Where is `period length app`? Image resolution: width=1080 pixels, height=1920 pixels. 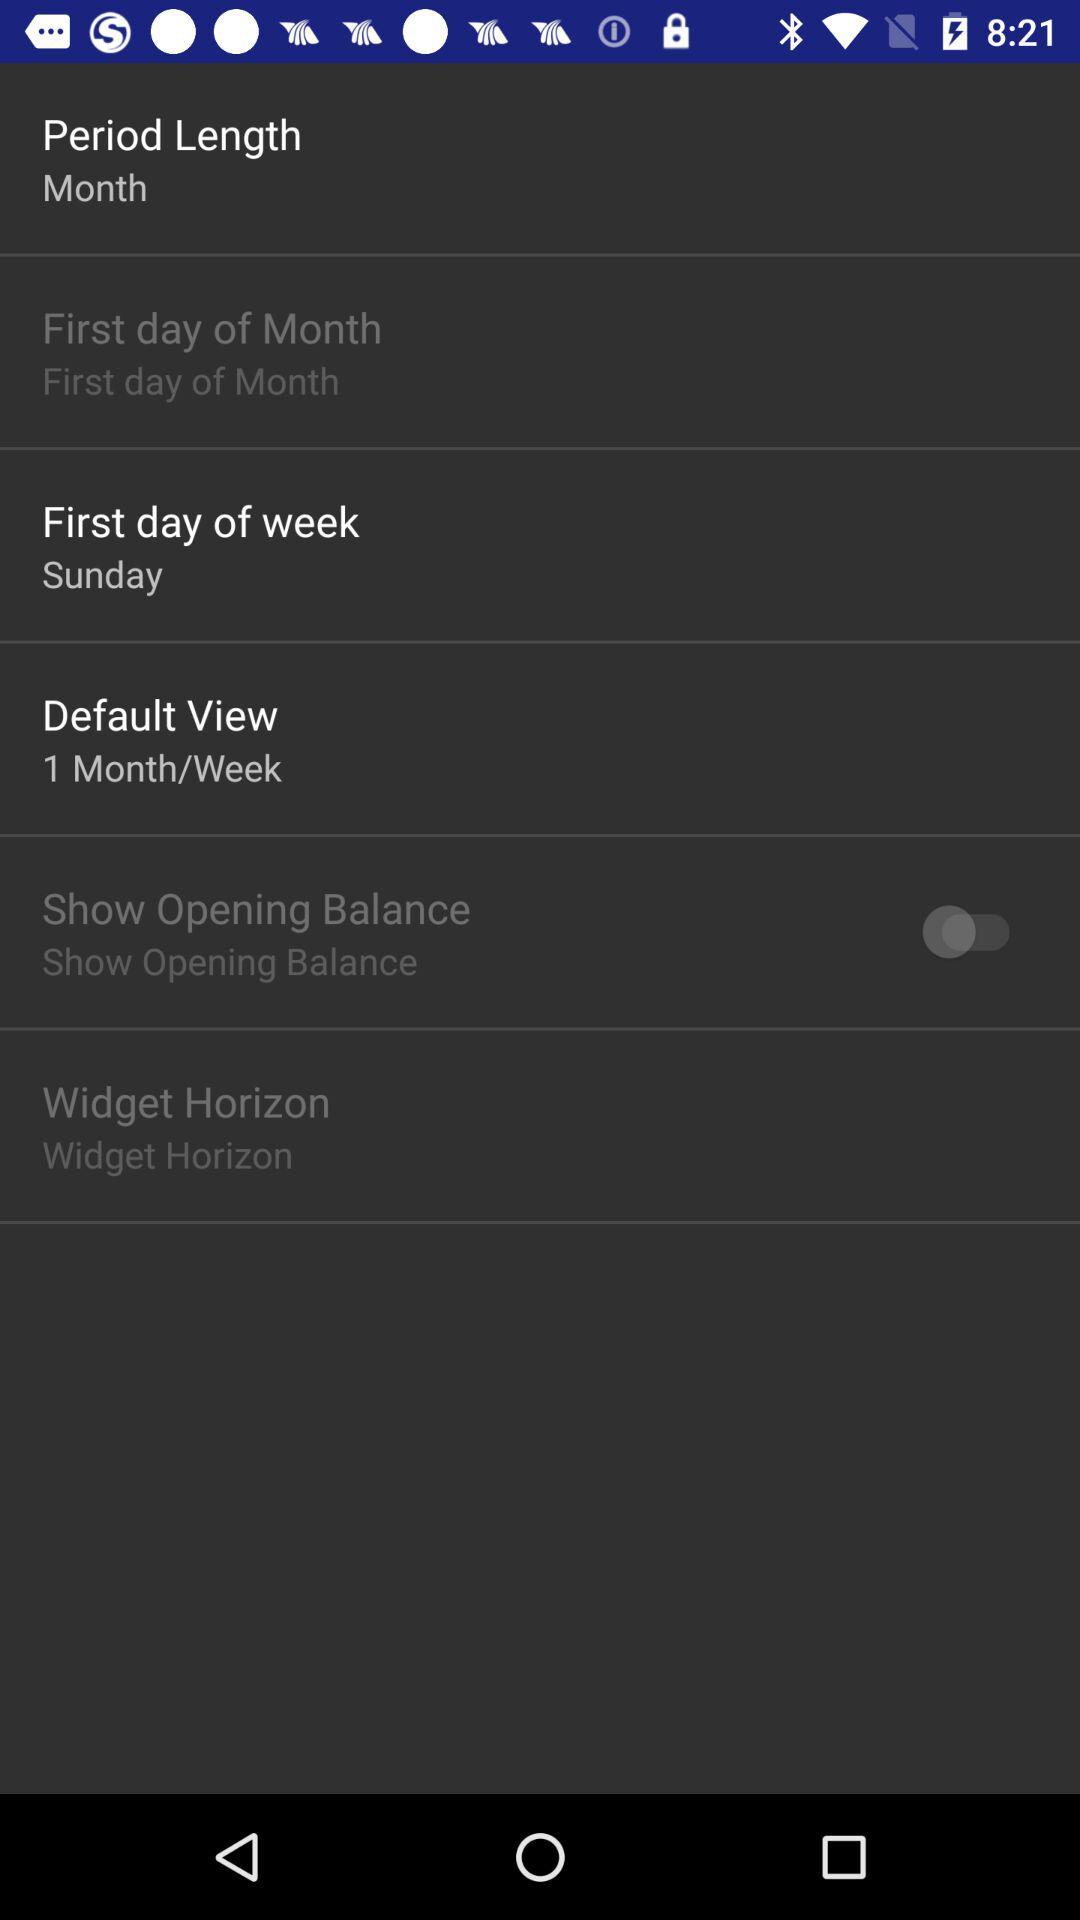
period length app is located at coordinates (171, 132).